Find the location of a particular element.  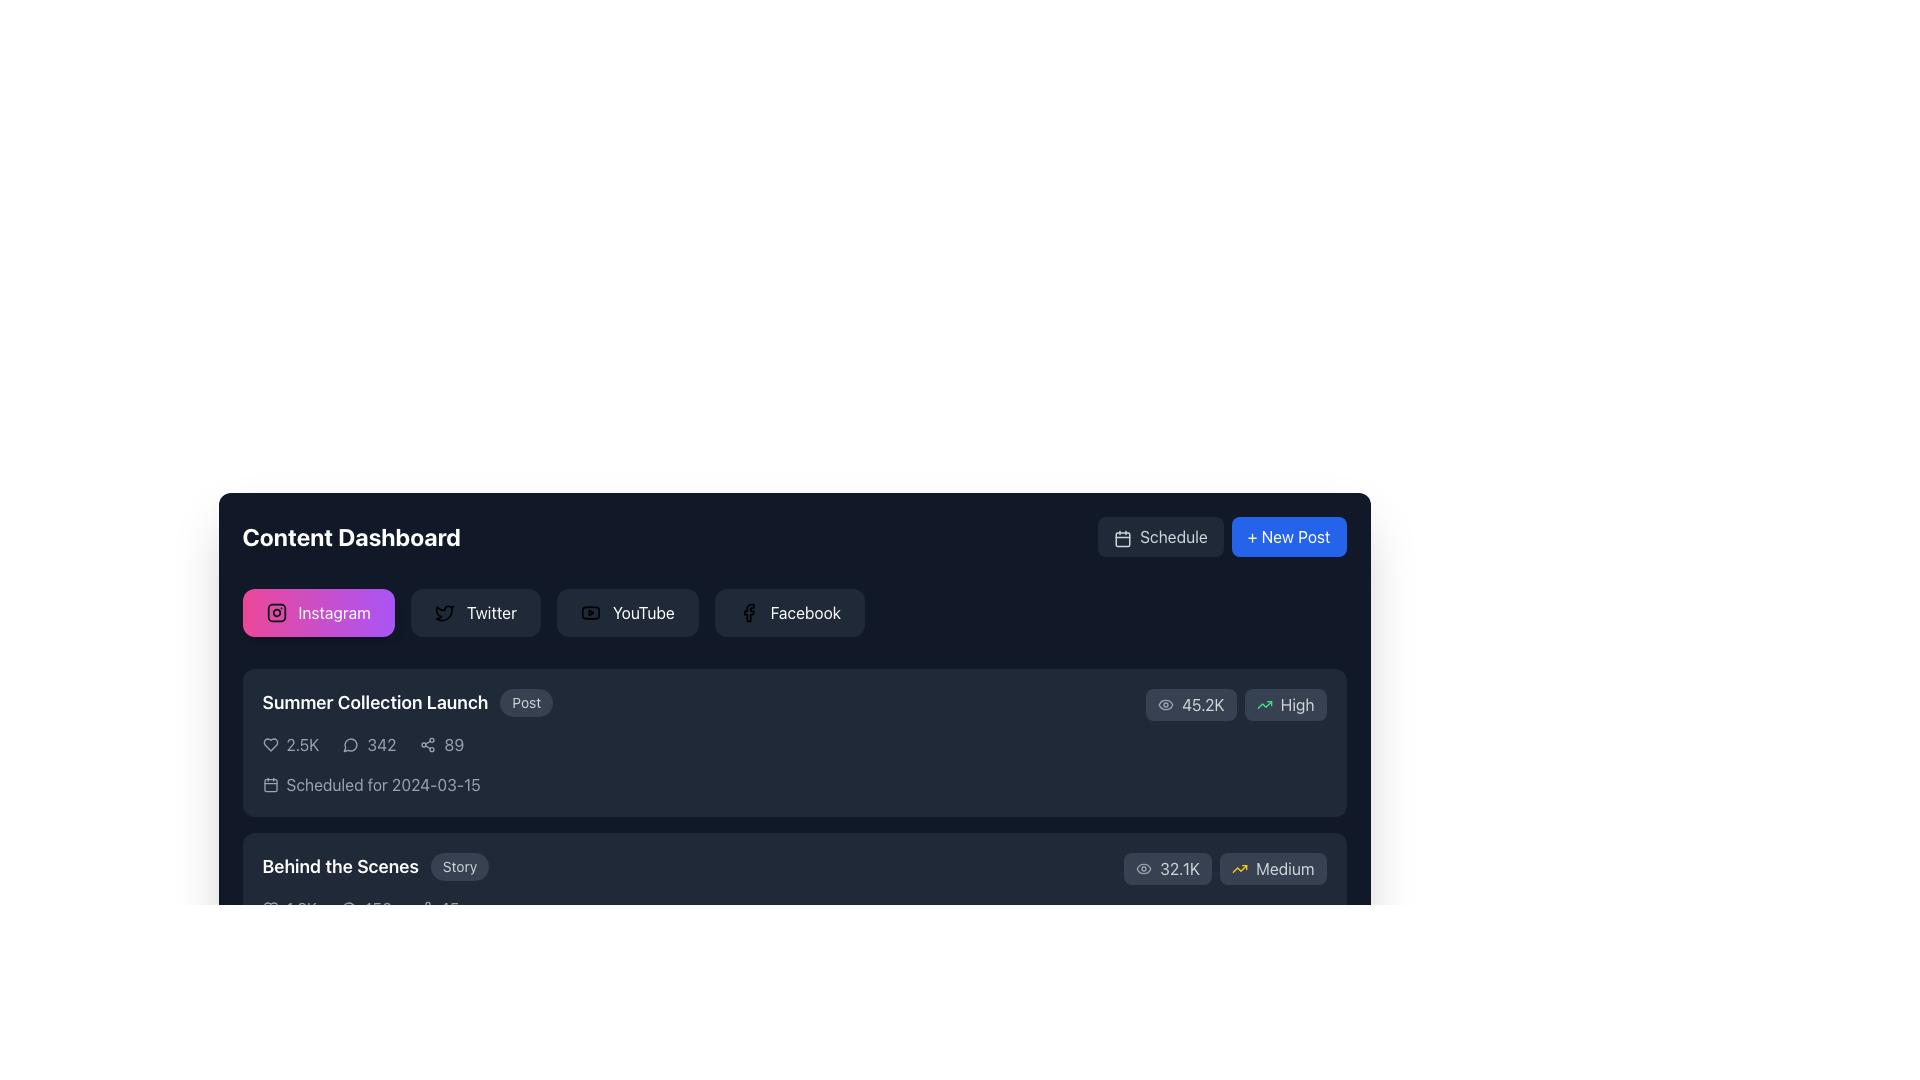

the icon in the Horizontal Scrollable Menu is located at coordinates (793, 616).